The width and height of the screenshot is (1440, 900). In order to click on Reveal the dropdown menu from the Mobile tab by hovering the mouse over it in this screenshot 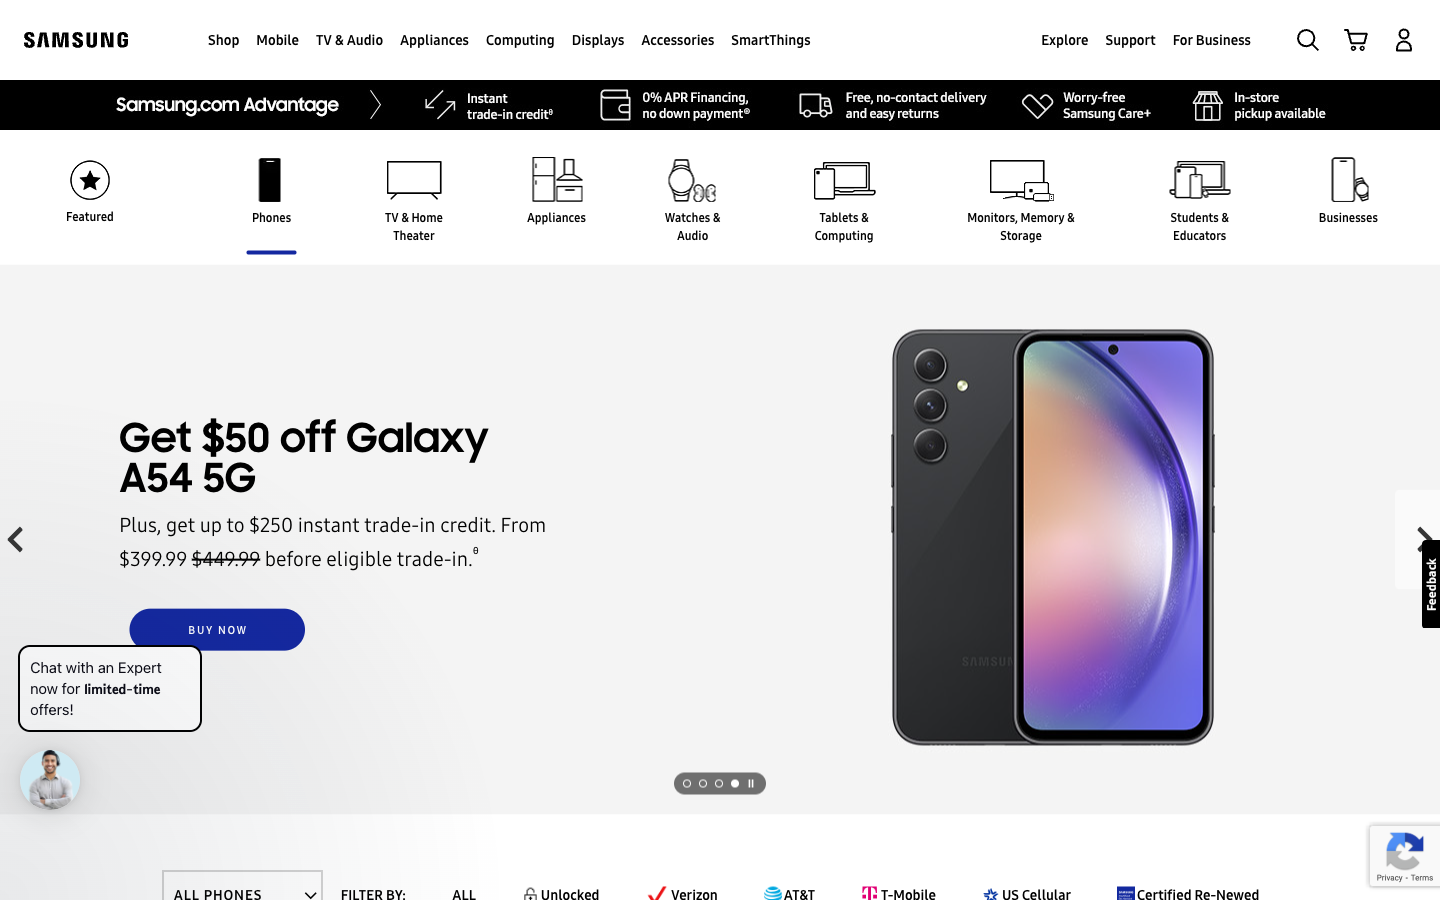, I will do `click(399600, 36000)`.